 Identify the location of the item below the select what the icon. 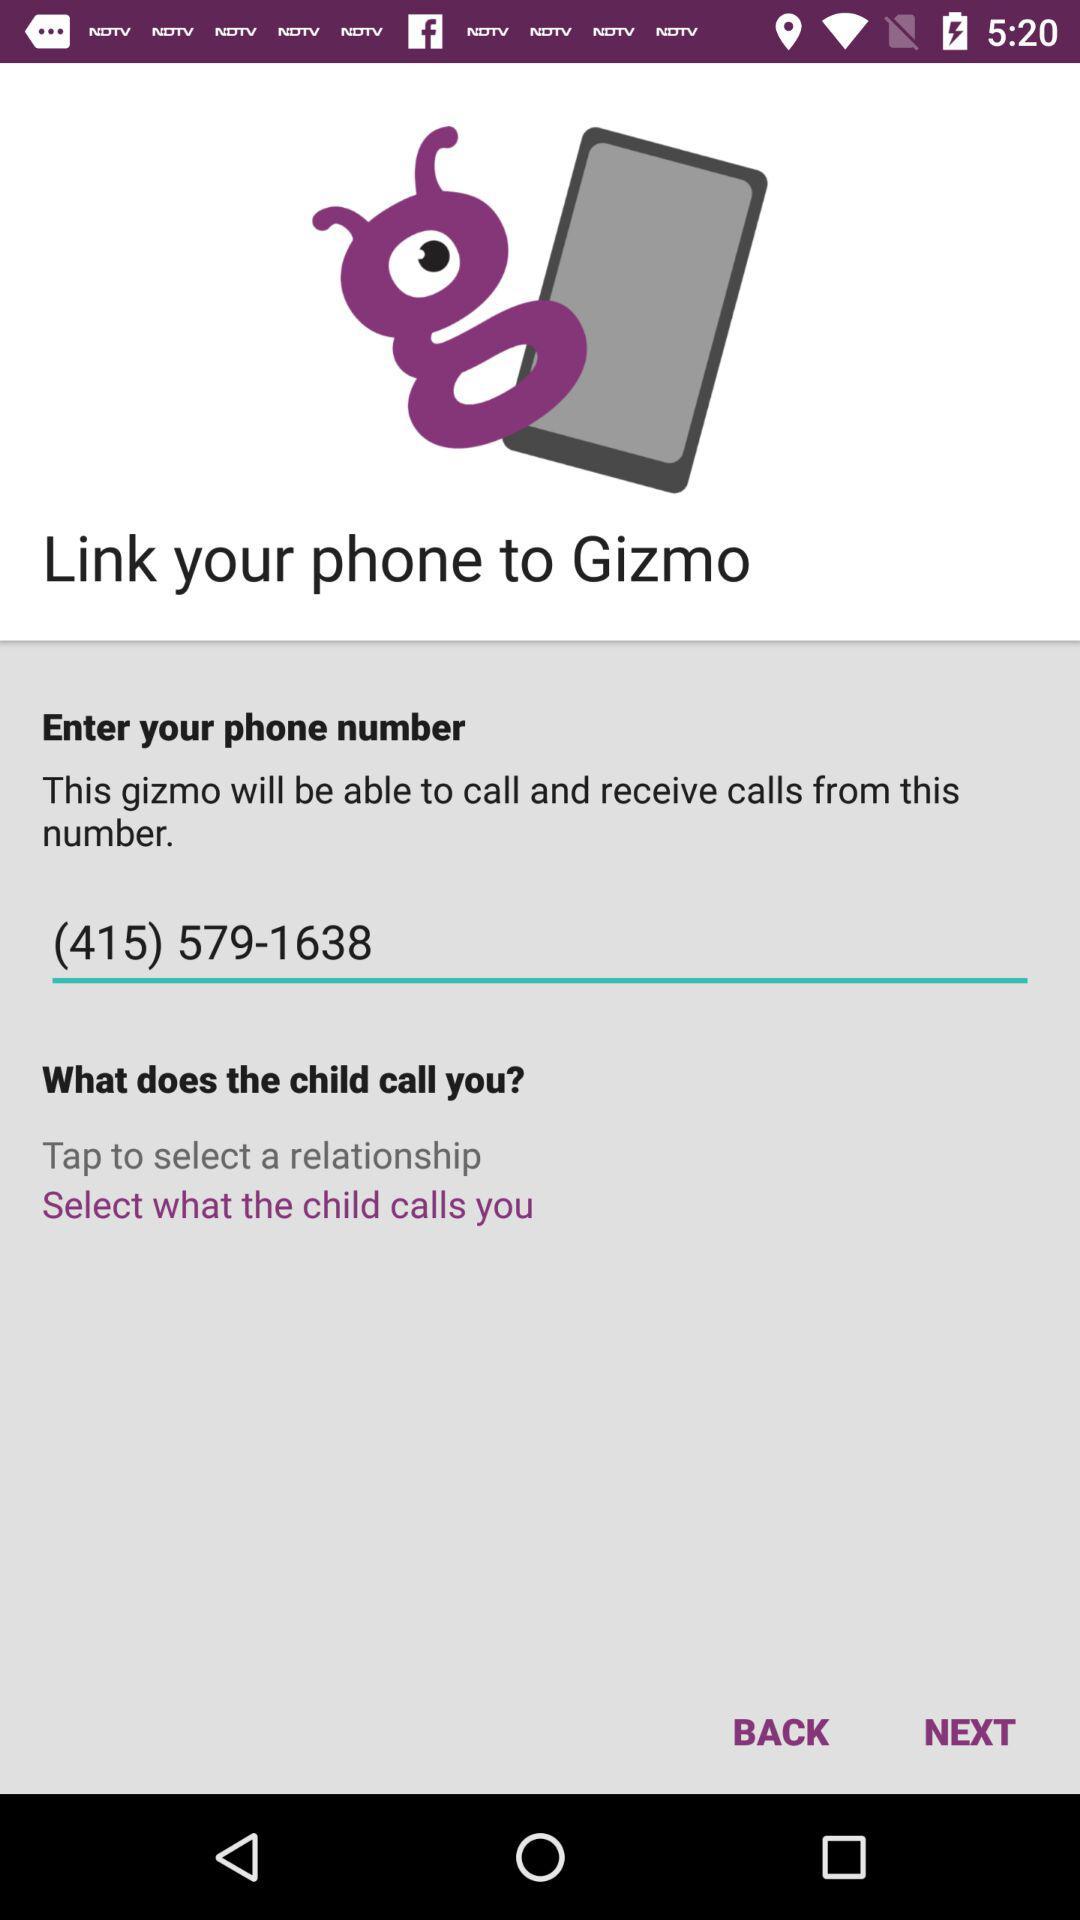
(779, 1730).